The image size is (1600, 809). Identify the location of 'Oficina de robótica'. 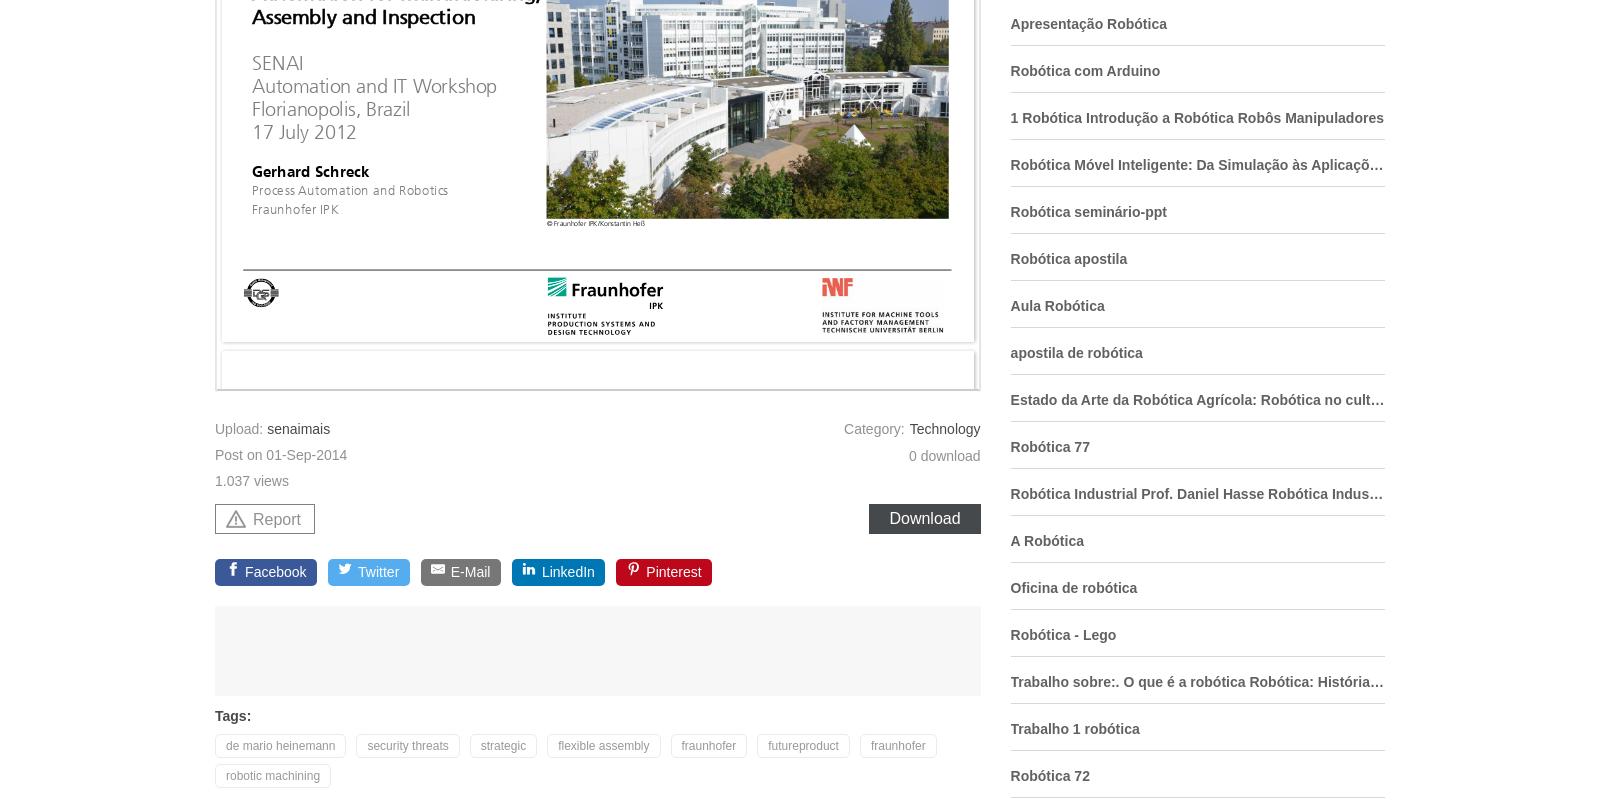
(1009, 587).